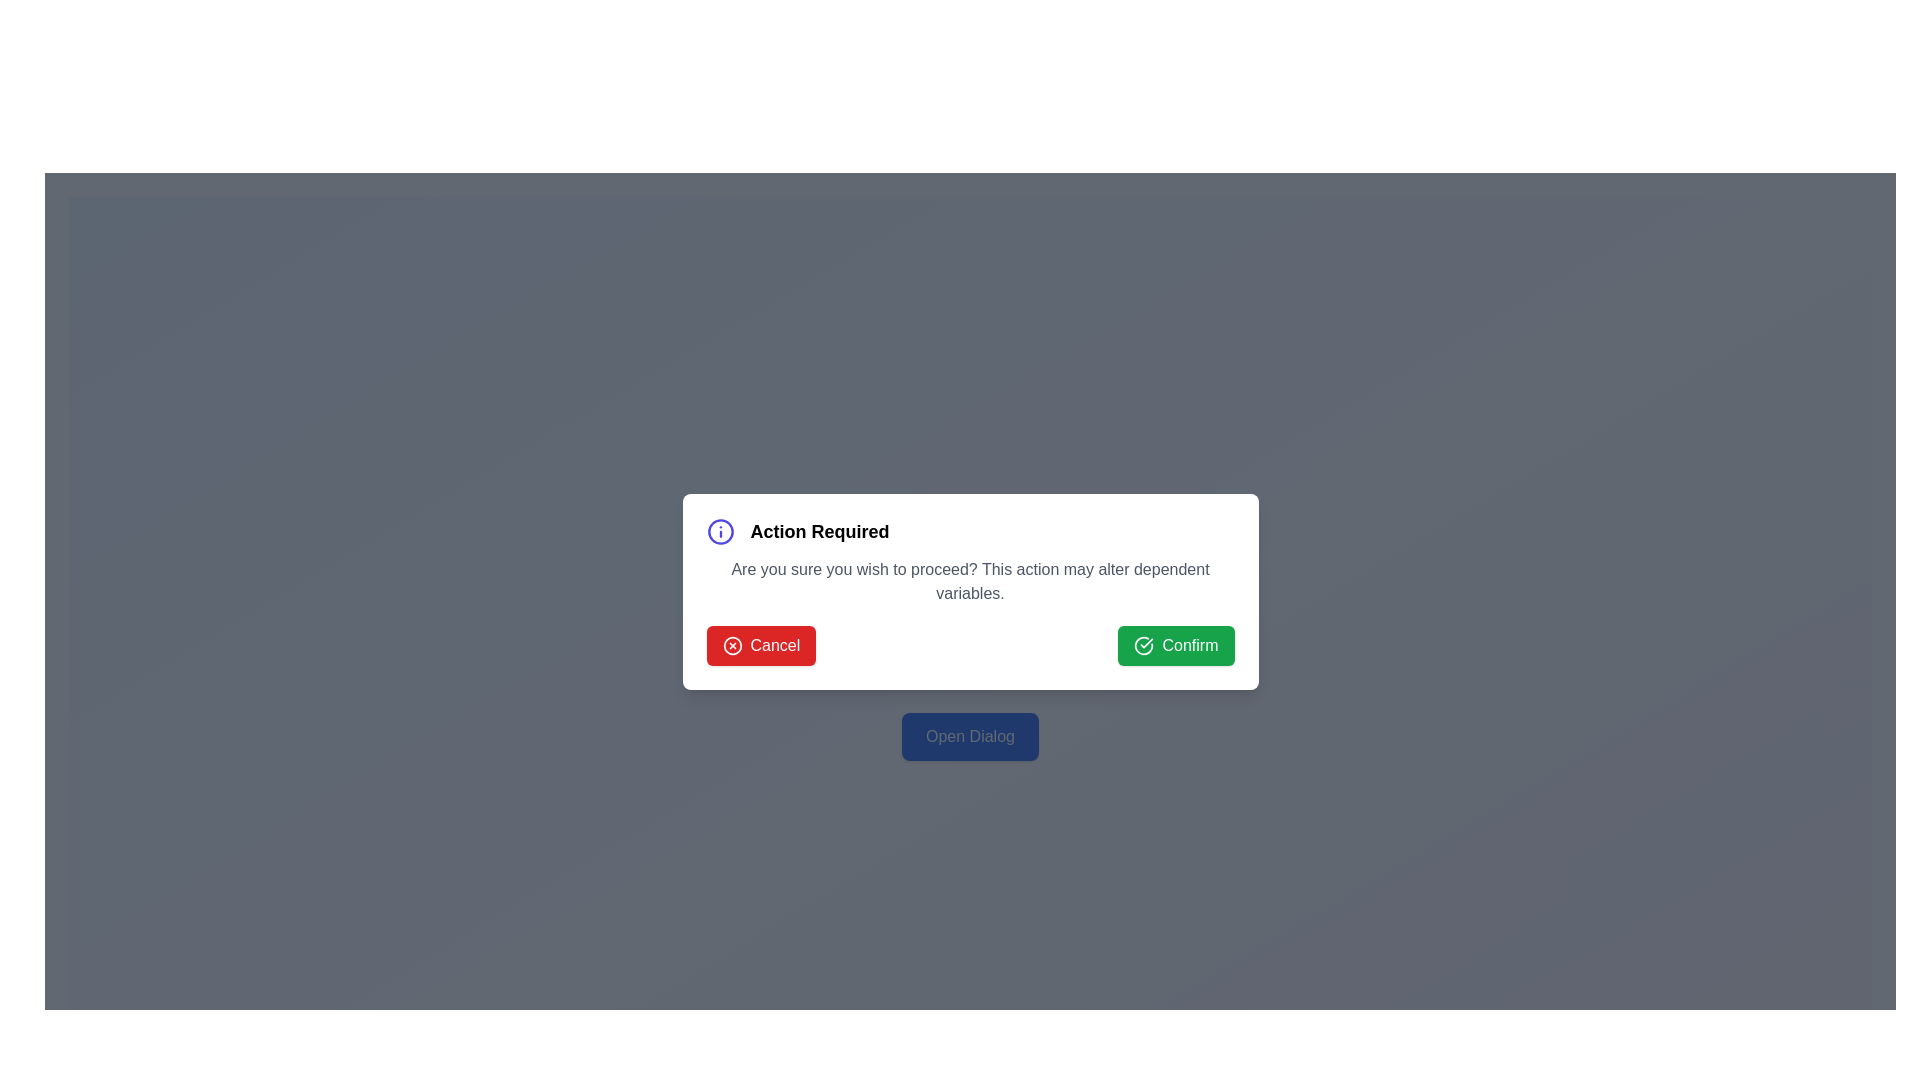 This screenshot has width=1920, height=1080. Describe the element at coordinates (1176, 645) in the screenshot. I see `the 'Confirm' button, which is a rectangular button with rounded corners, a green background, and white text, located in the lower right corner of the dialog box` at that location.